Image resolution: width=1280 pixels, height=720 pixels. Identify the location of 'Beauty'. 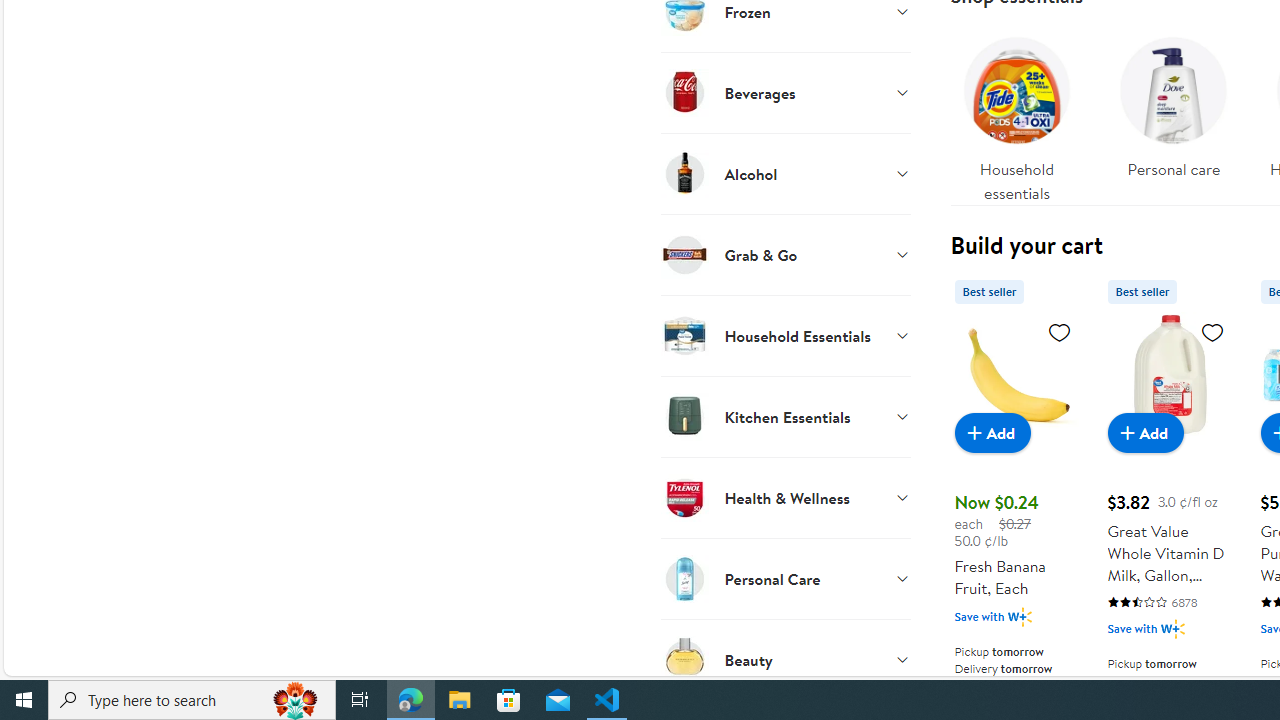
(784, 659).